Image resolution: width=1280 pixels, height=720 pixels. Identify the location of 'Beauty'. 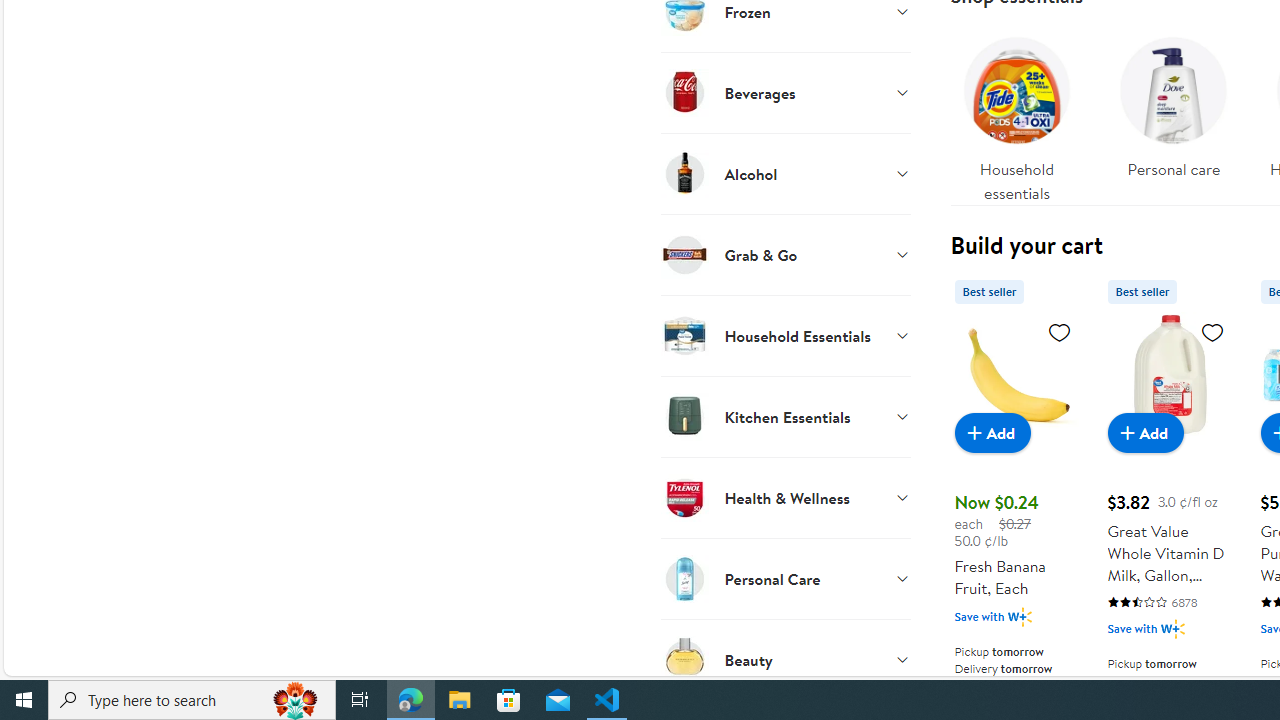
(784, 659).